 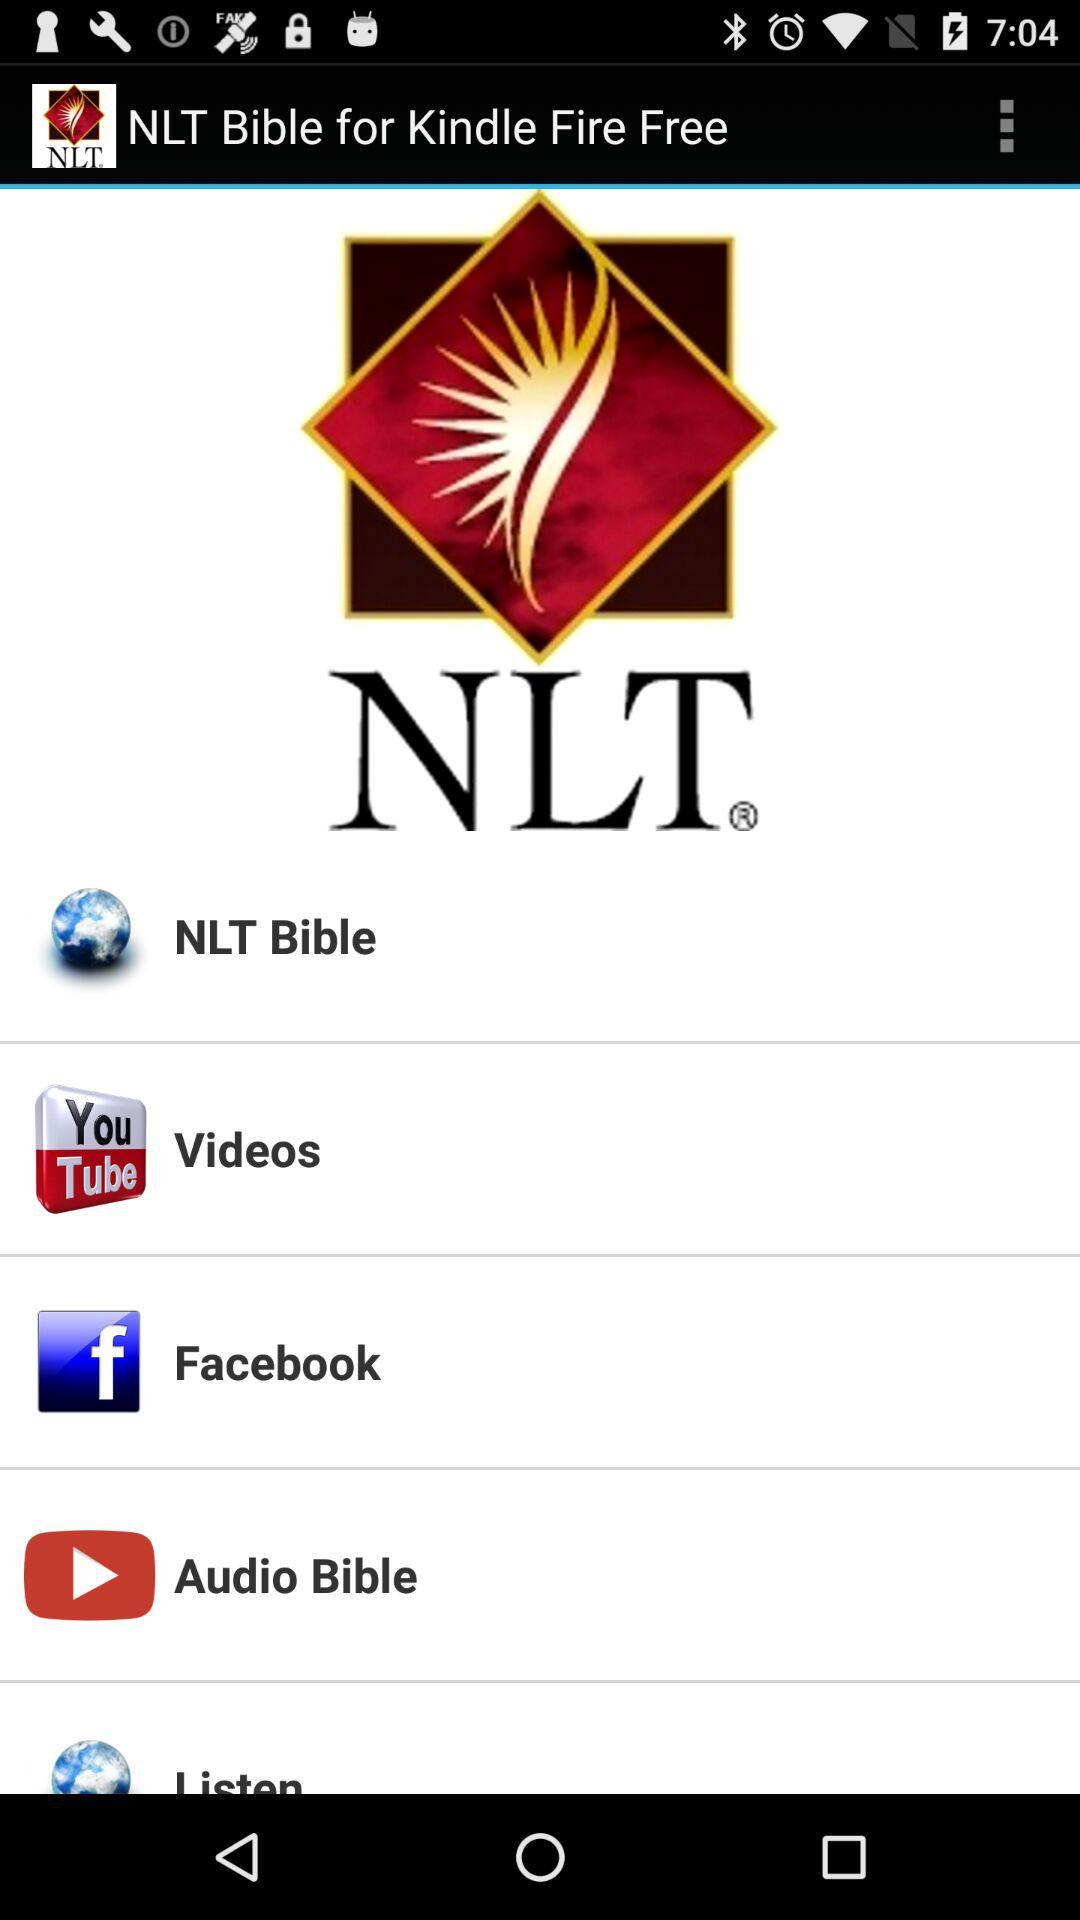 I want to click on the app below audio bible icon, so click(x=613, y=1774).